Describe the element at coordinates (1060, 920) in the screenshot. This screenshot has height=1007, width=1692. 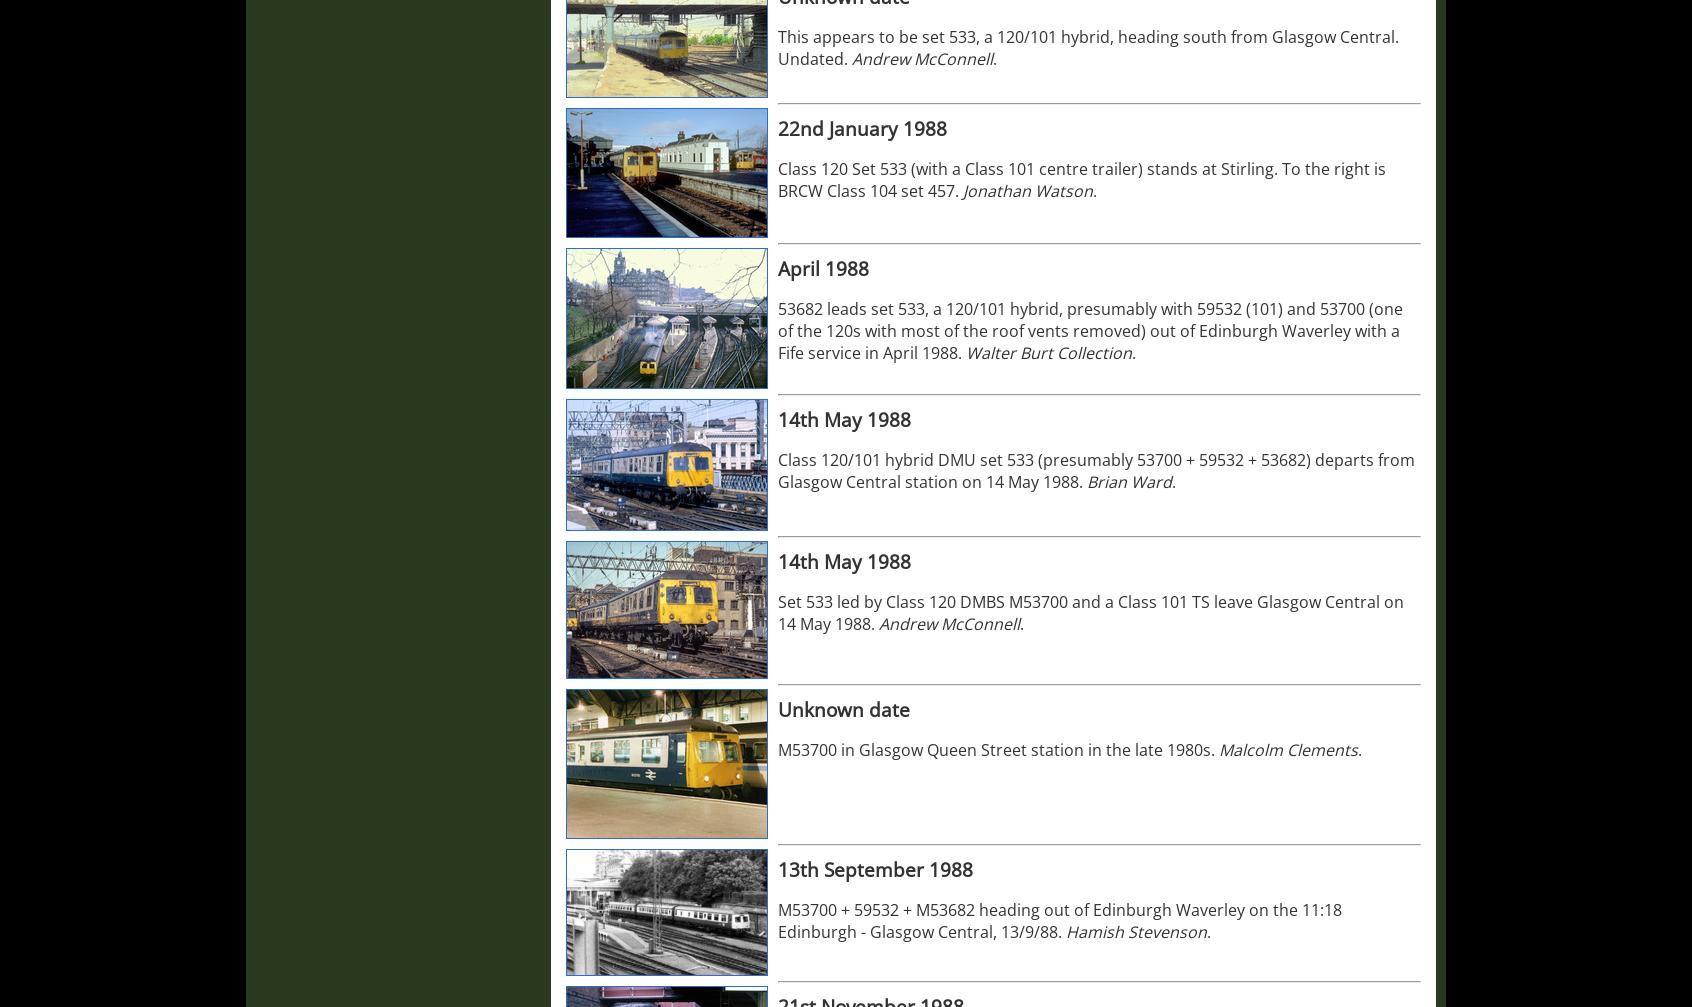
I see `'M53700 + 59532 + M53682 heading out of Edinburgh Waverley on the 11:18 Edinburgh - Glasgow Central, 13/9/88.'` at that location.